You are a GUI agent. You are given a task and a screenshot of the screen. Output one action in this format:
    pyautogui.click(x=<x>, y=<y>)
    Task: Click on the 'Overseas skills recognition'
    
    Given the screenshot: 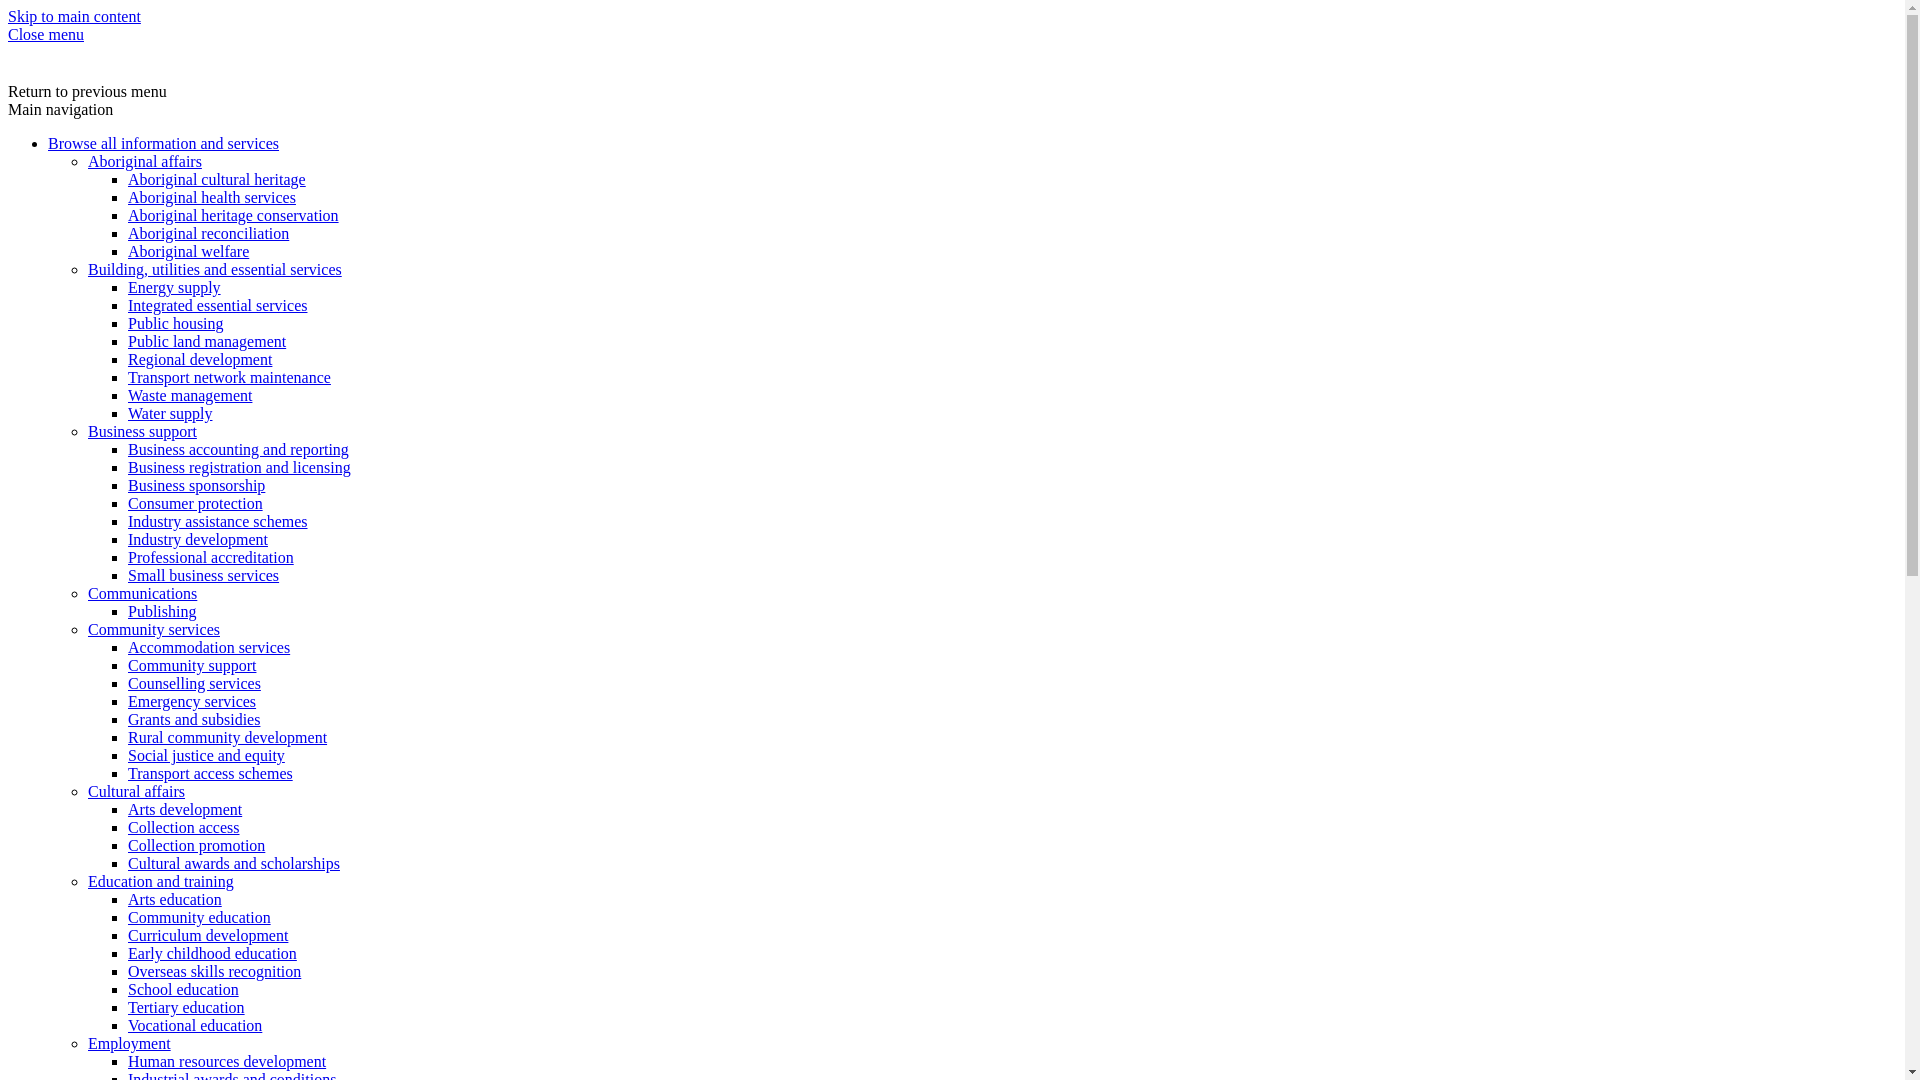 What is the action you would take?
    pyautogui.click(x=214, y=970)
    